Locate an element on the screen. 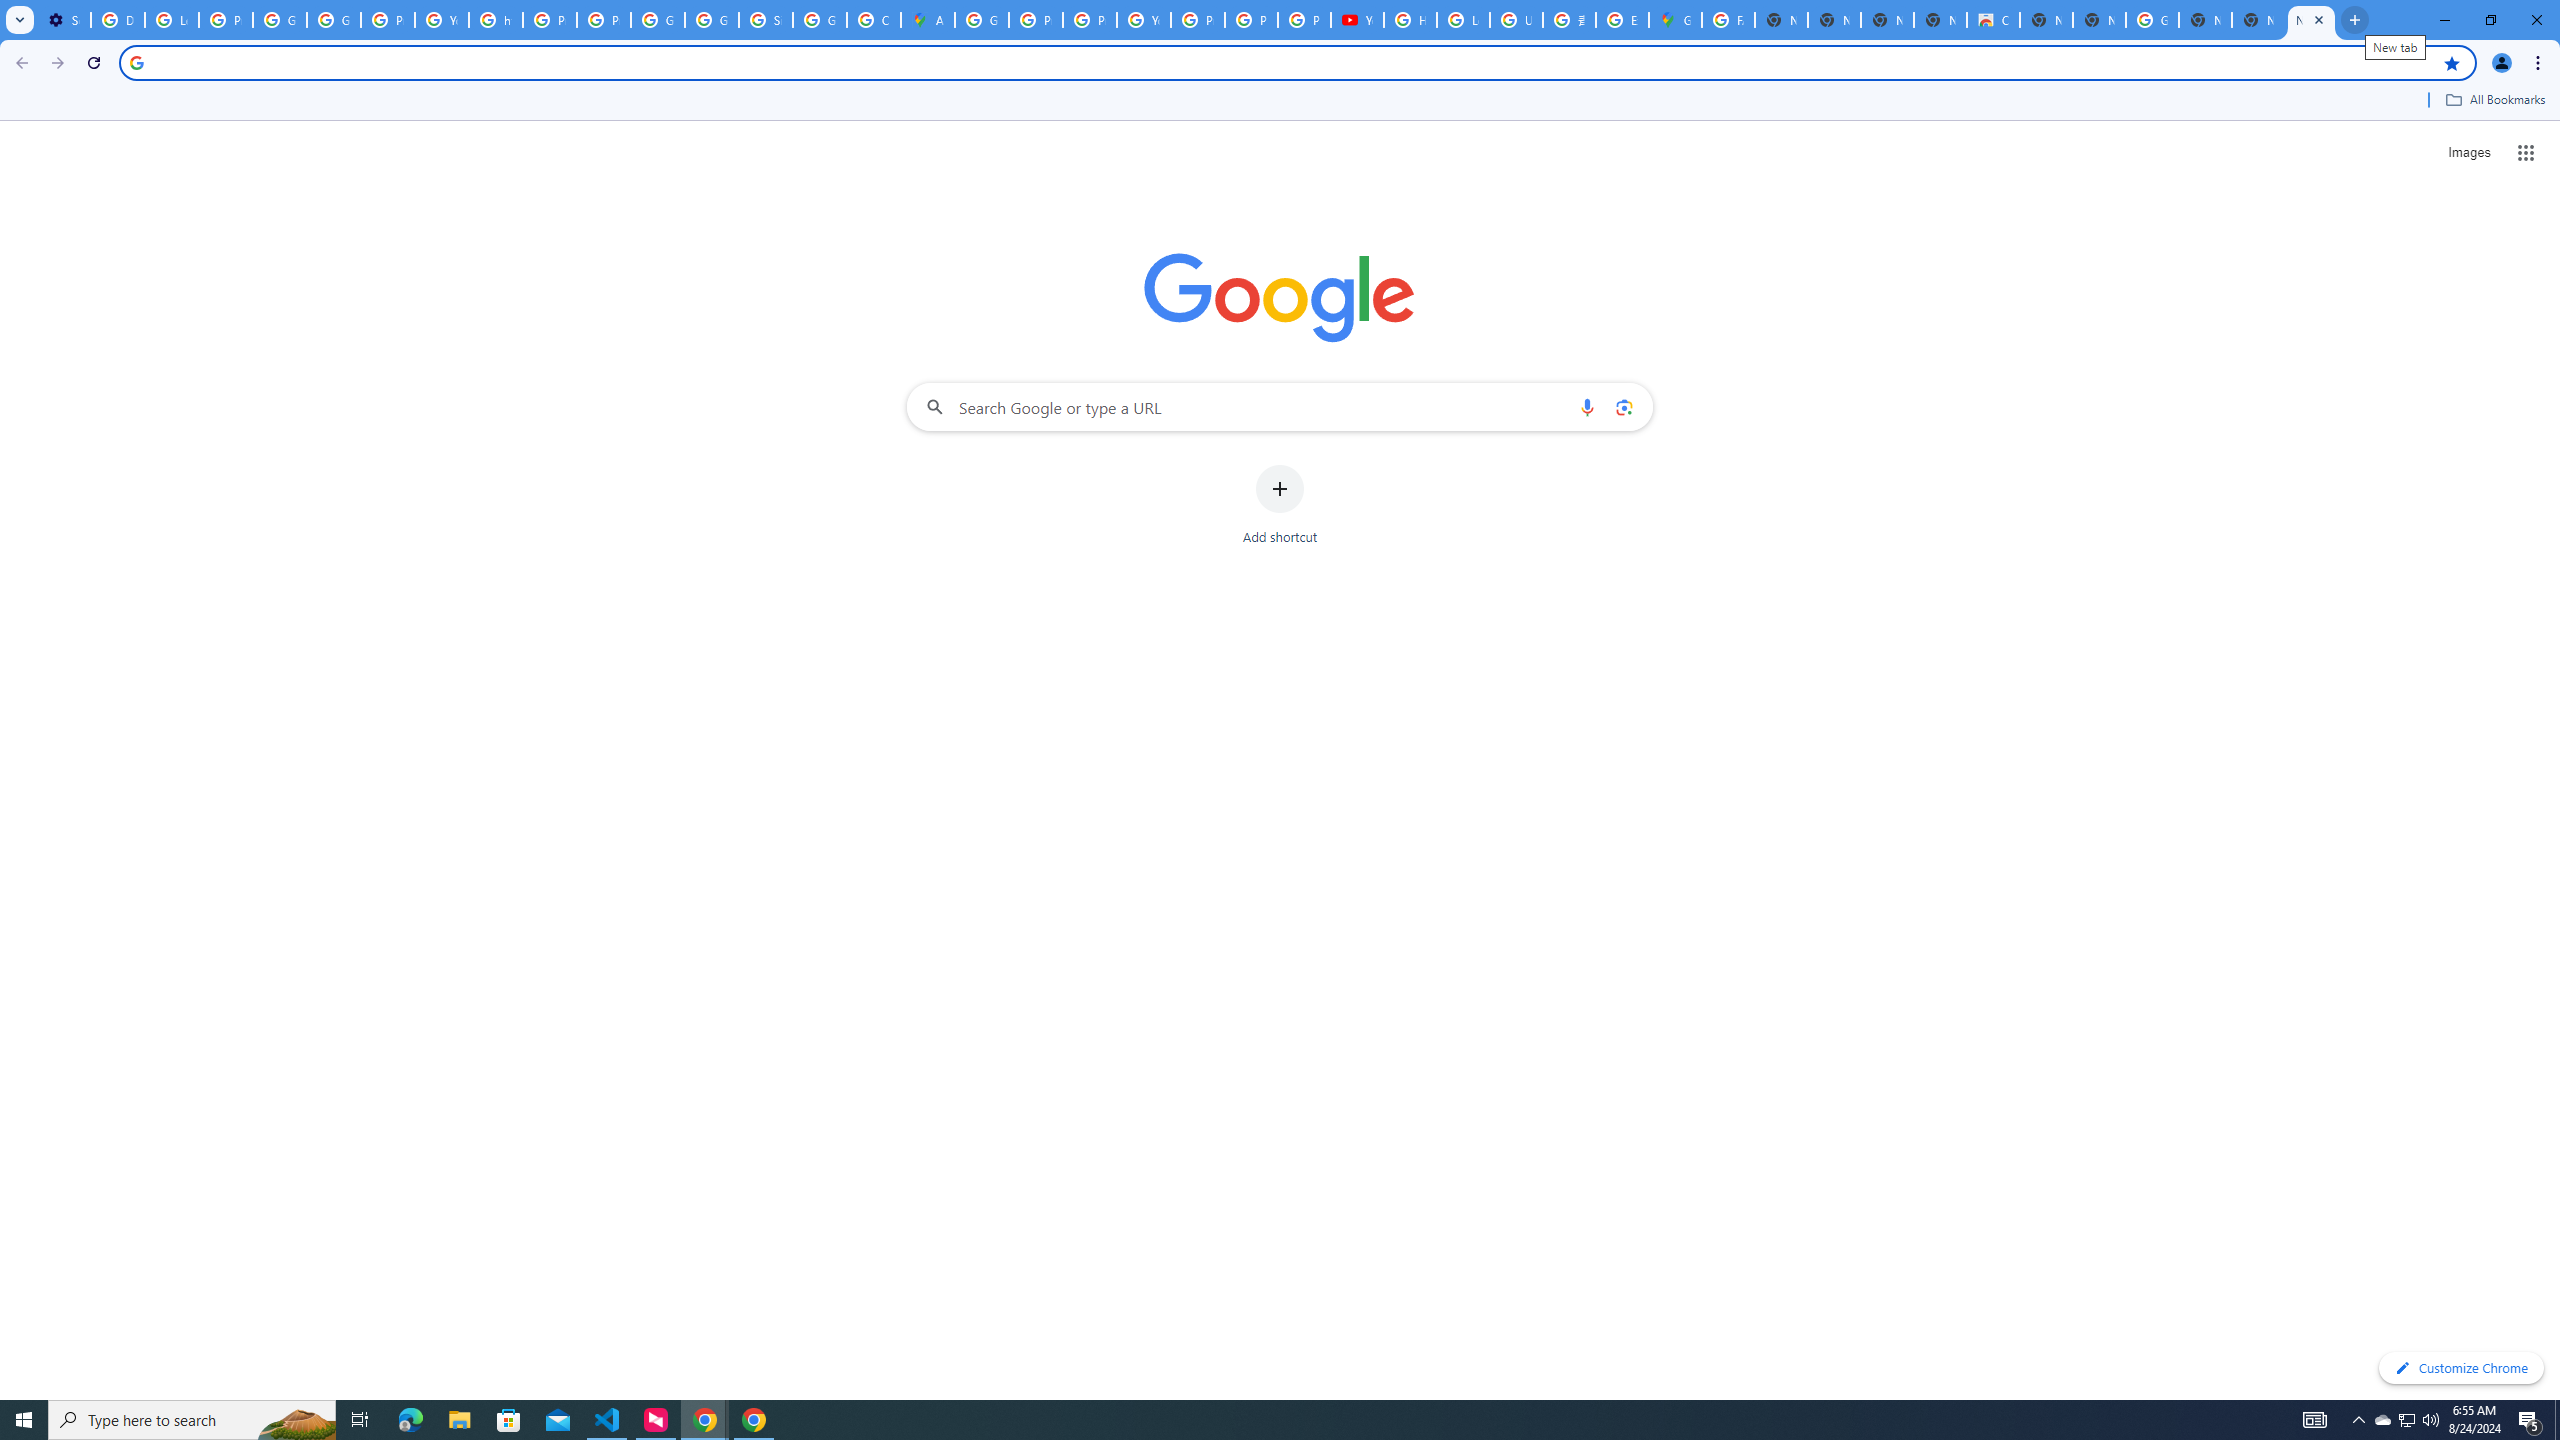 The height and width of the screenshot is (1440, 2560). 'Search Google or type a URL' is located at coordinates (1280, 405).